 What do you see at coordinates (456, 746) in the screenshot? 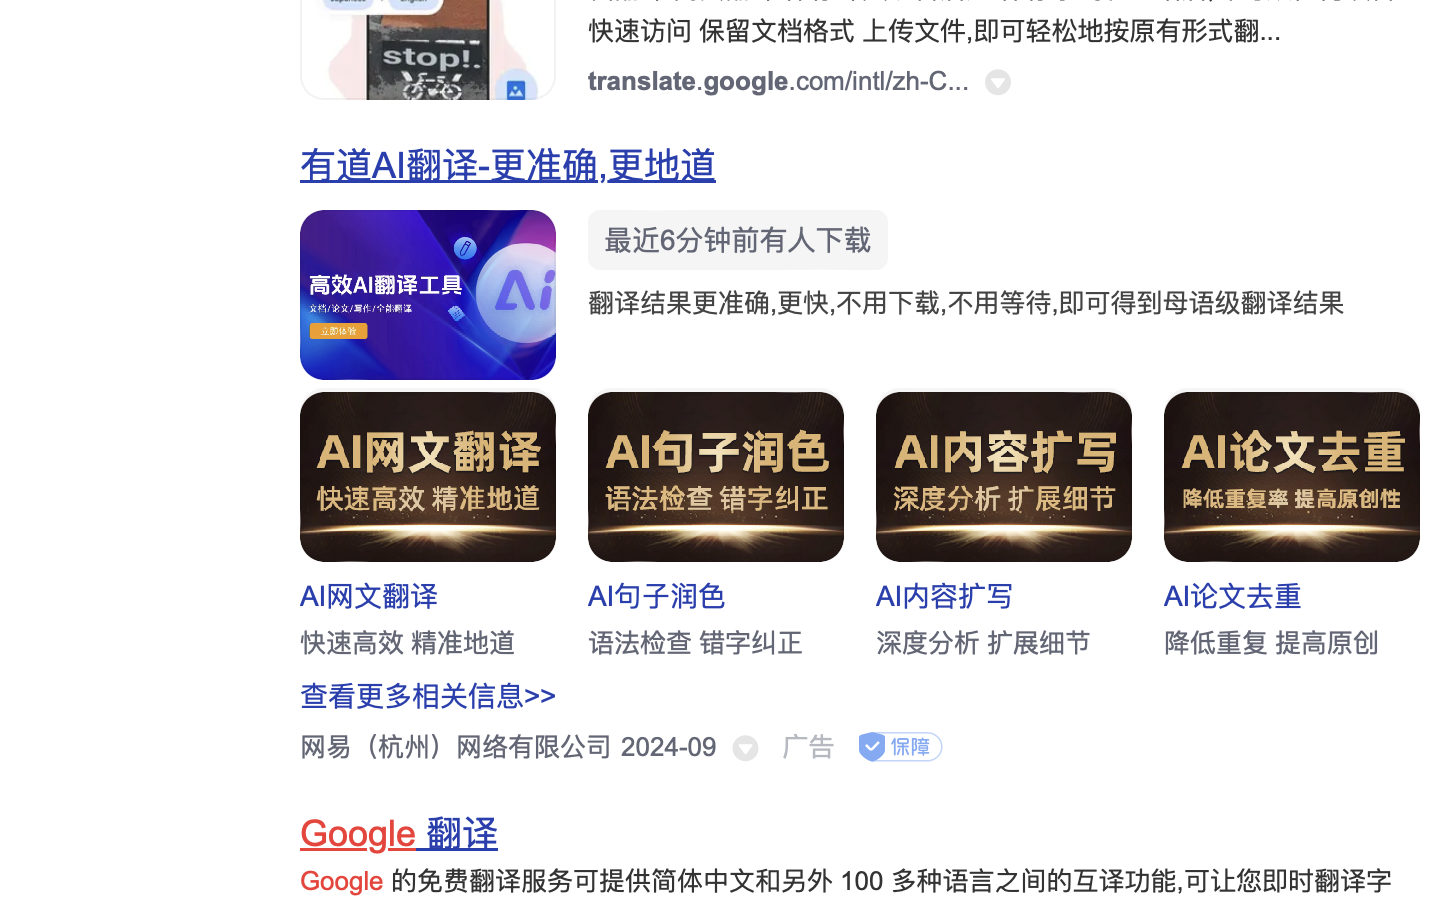
I see `'网易（杭州）网络有限公司'` at bounding box center [456, 746].